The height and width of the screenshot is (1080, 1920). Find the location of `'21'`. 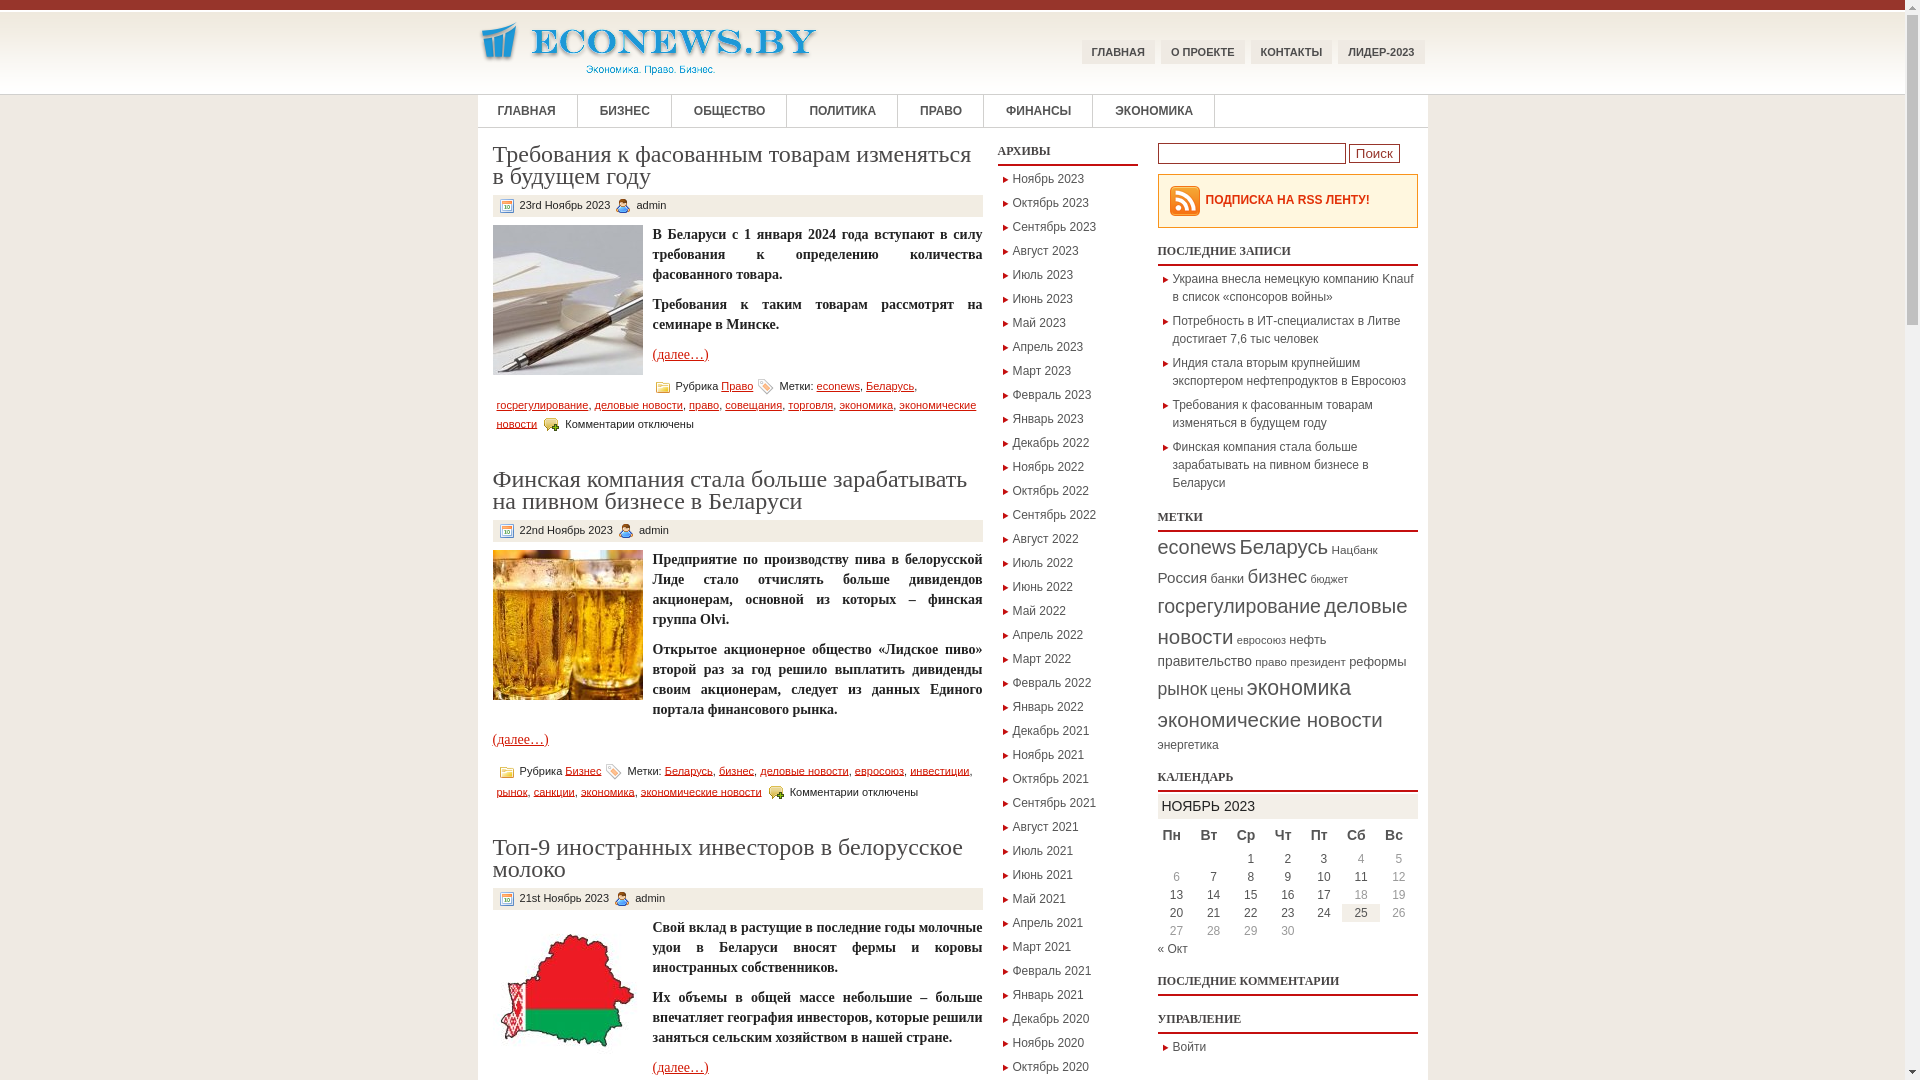

'21' is located at coordinates (1212, 913).